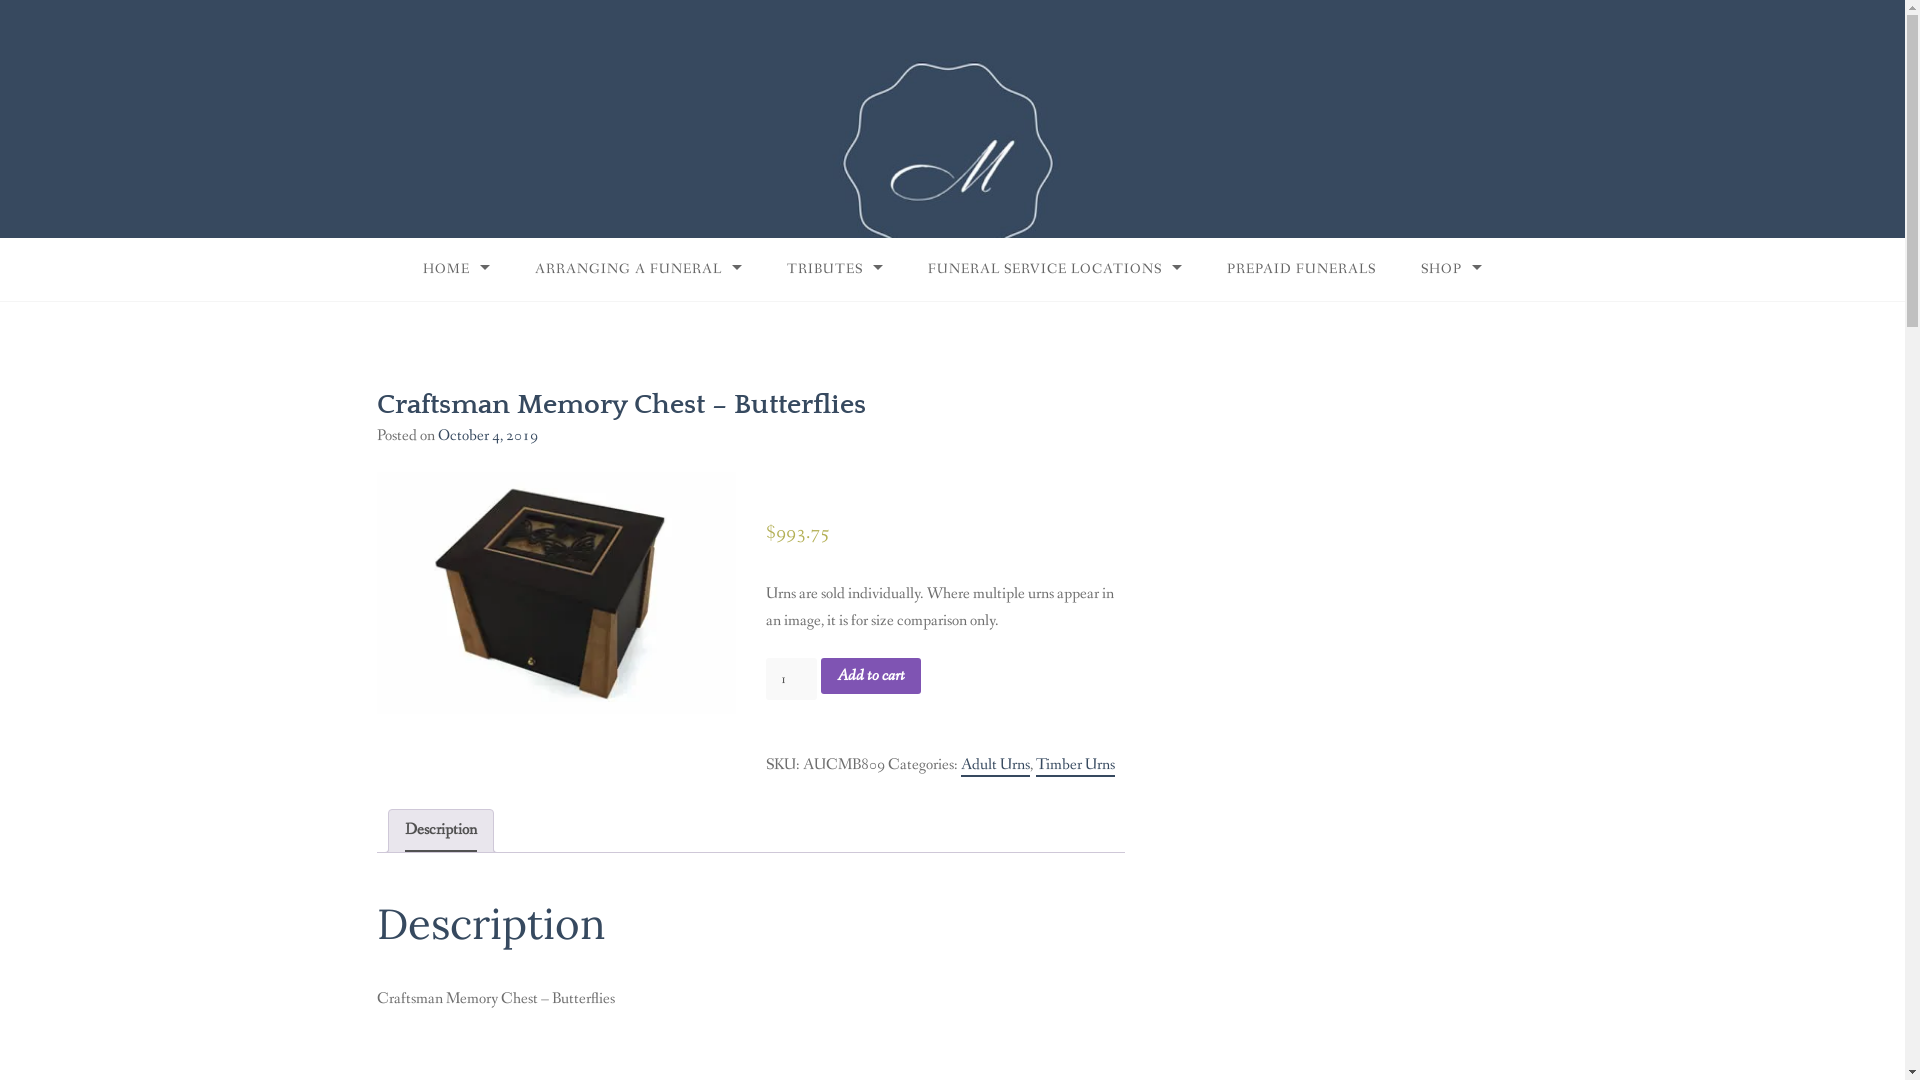  What do you see at coordinates (488, 434) in the screenshot?
I see `'October 4, 2019'` at bounding box center [488, 434].